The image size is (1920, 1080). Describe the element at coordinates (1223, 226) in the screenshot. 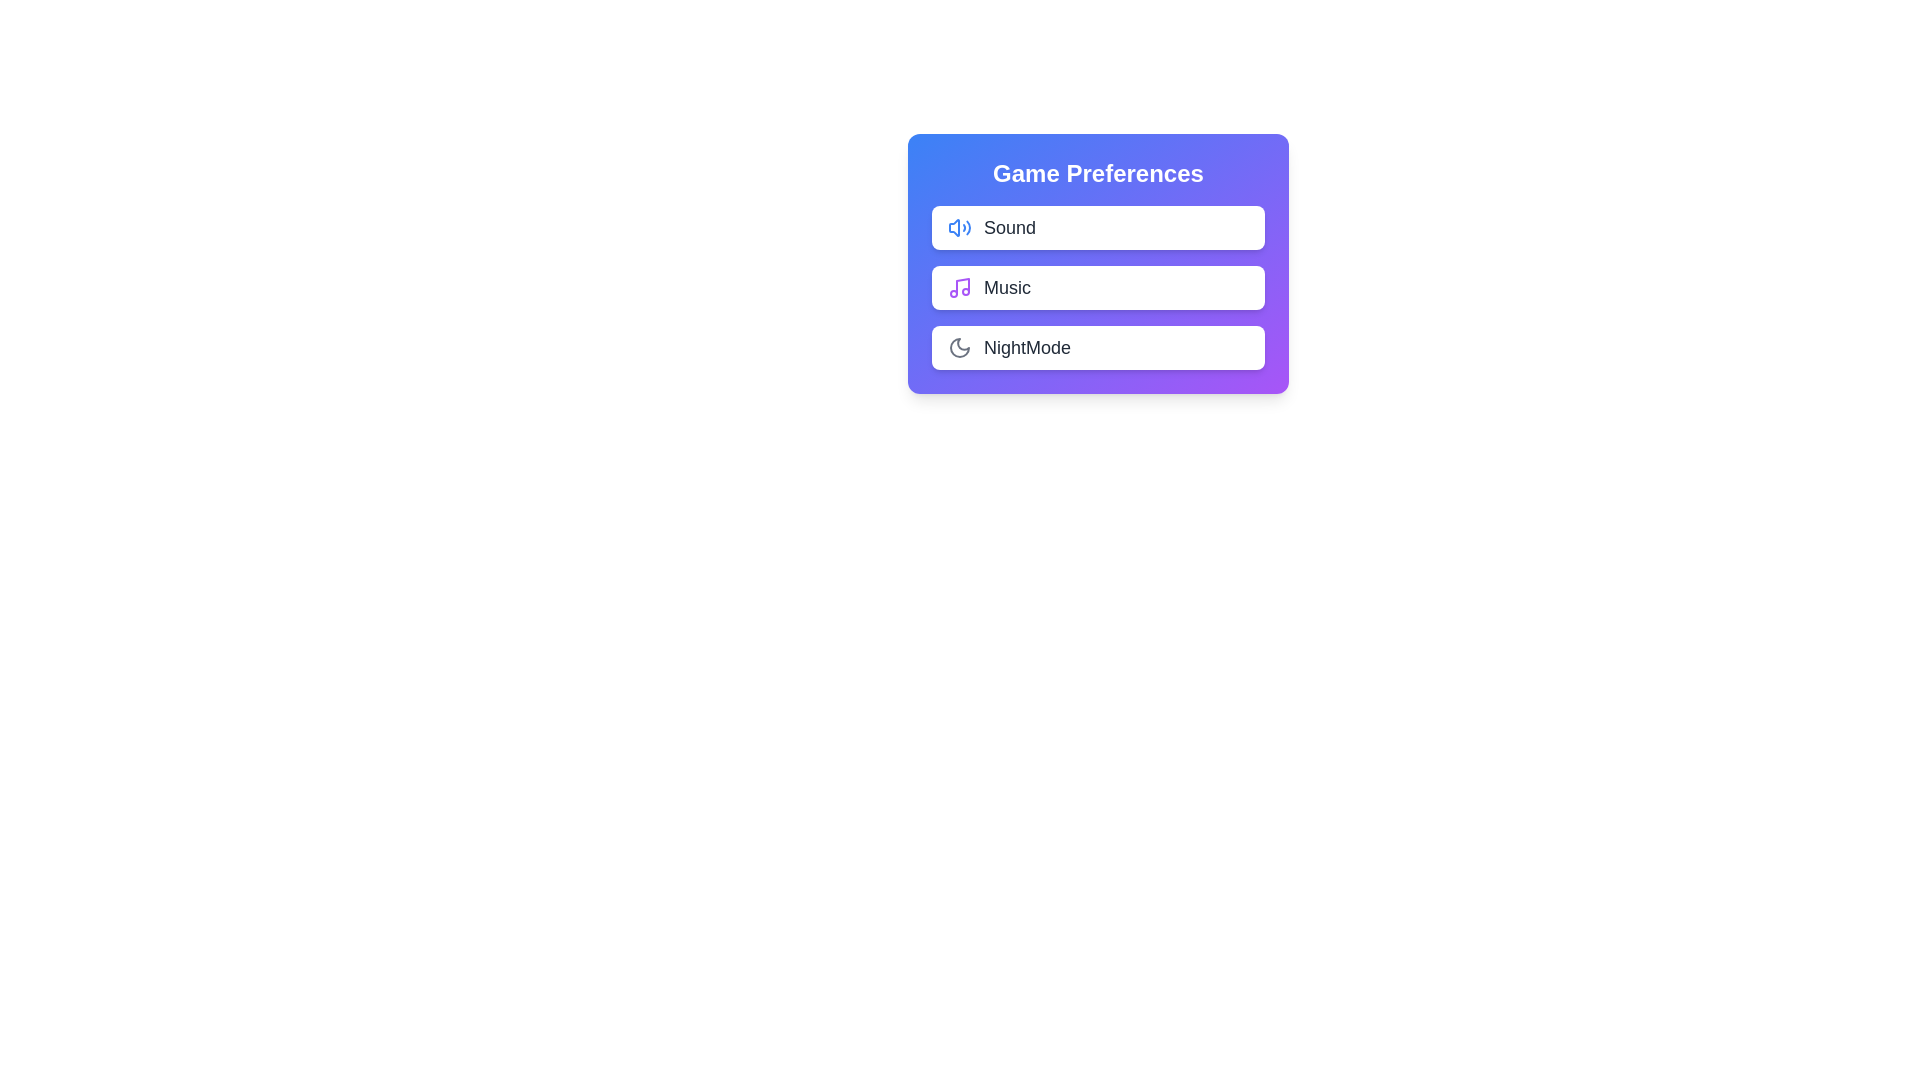

I see `the toggle button for the 'Sound' setting` at that location.